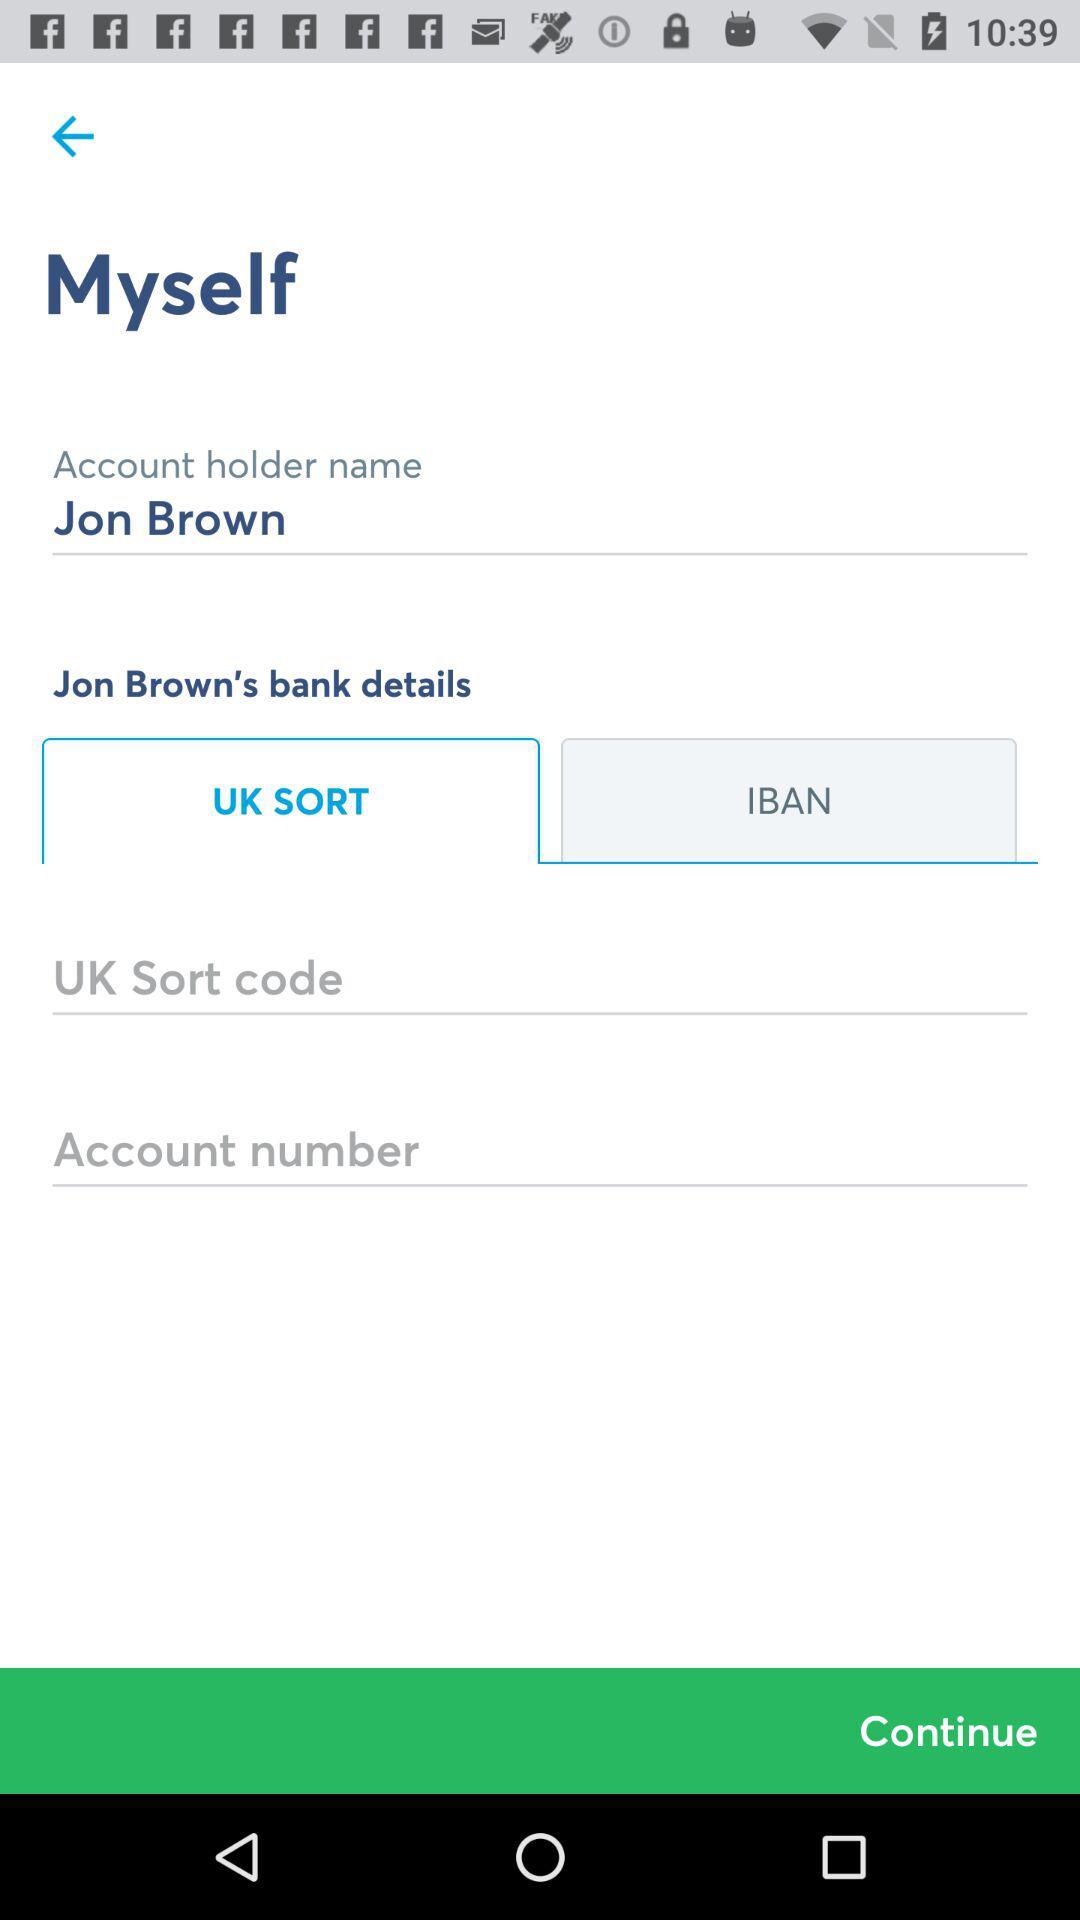 The height and width of the screenshot is (1920, 1080). What do you see at coordinates (290, 801) in the screenshot?
I see `uk sort` at bounding box center [290, 801].